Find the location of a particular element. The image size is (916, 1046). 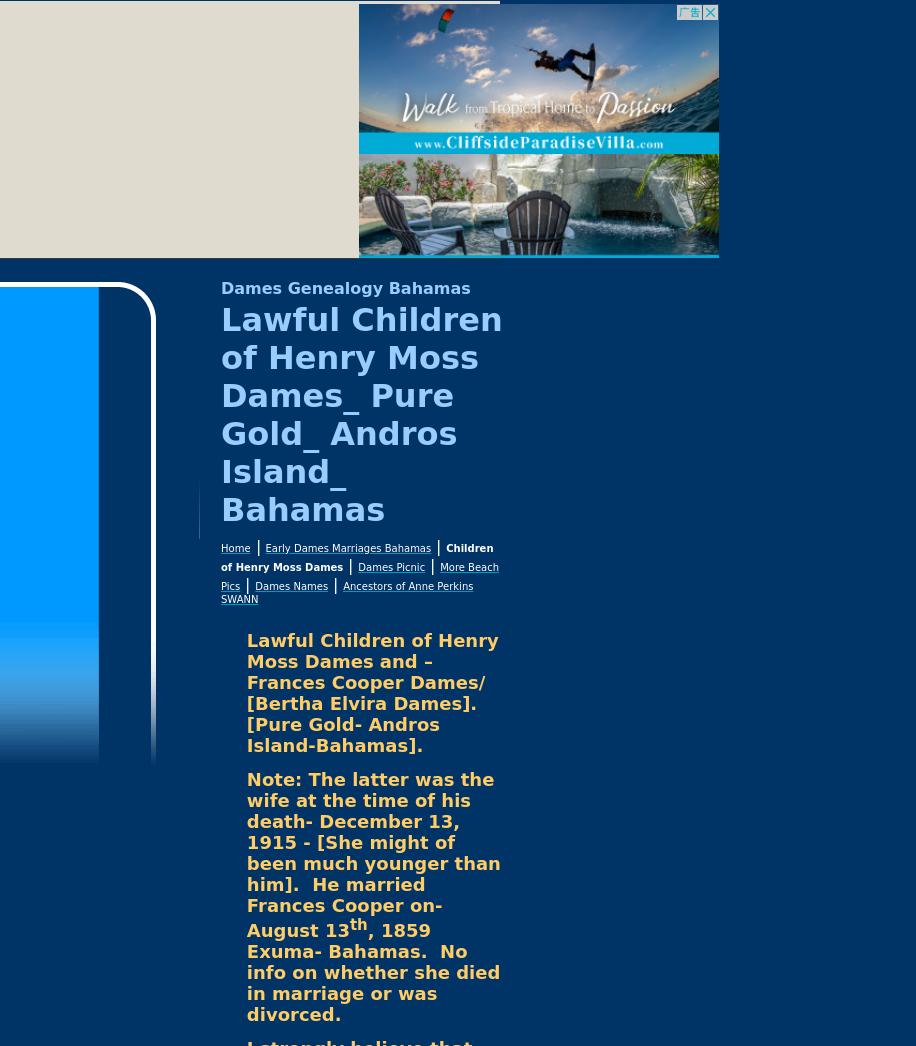

'He married Frances Cooper on- August 13' is located at coordinates (342, 907).